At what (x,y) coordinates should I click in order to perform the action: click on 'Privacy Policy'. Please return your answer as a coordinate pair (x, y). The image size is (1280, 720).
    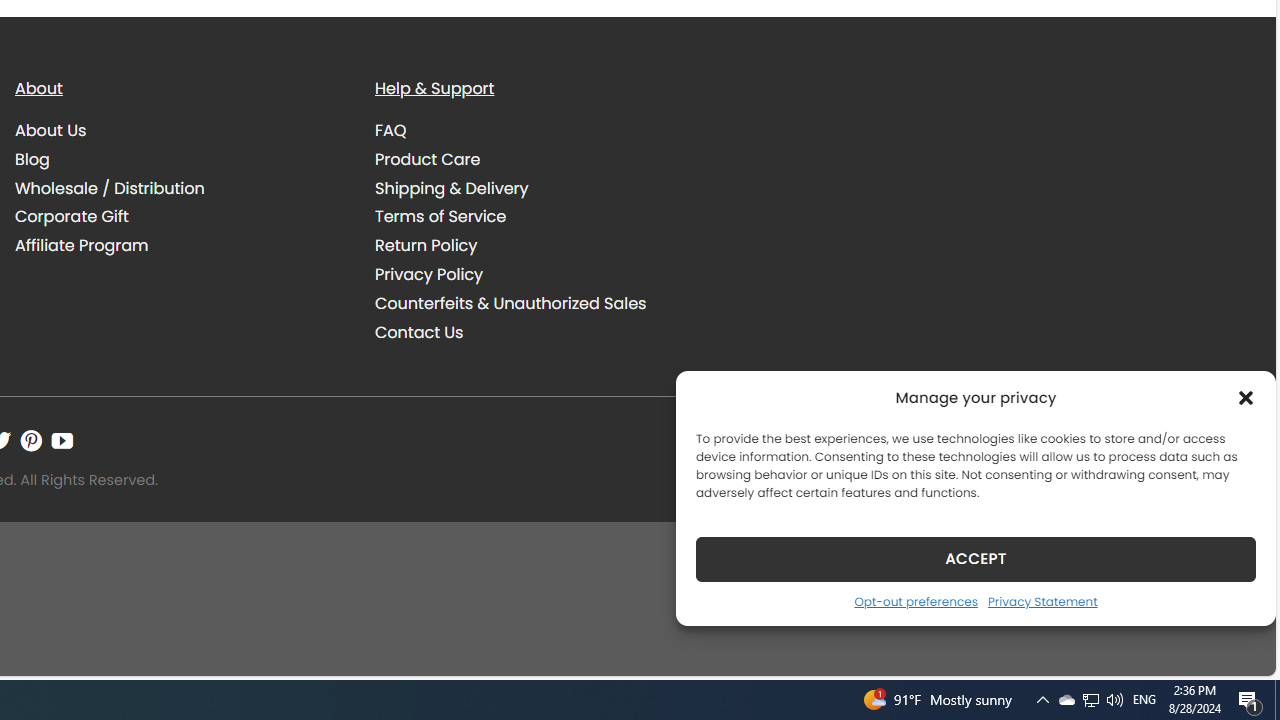
    Looking at the image, I should click on (540, 274).